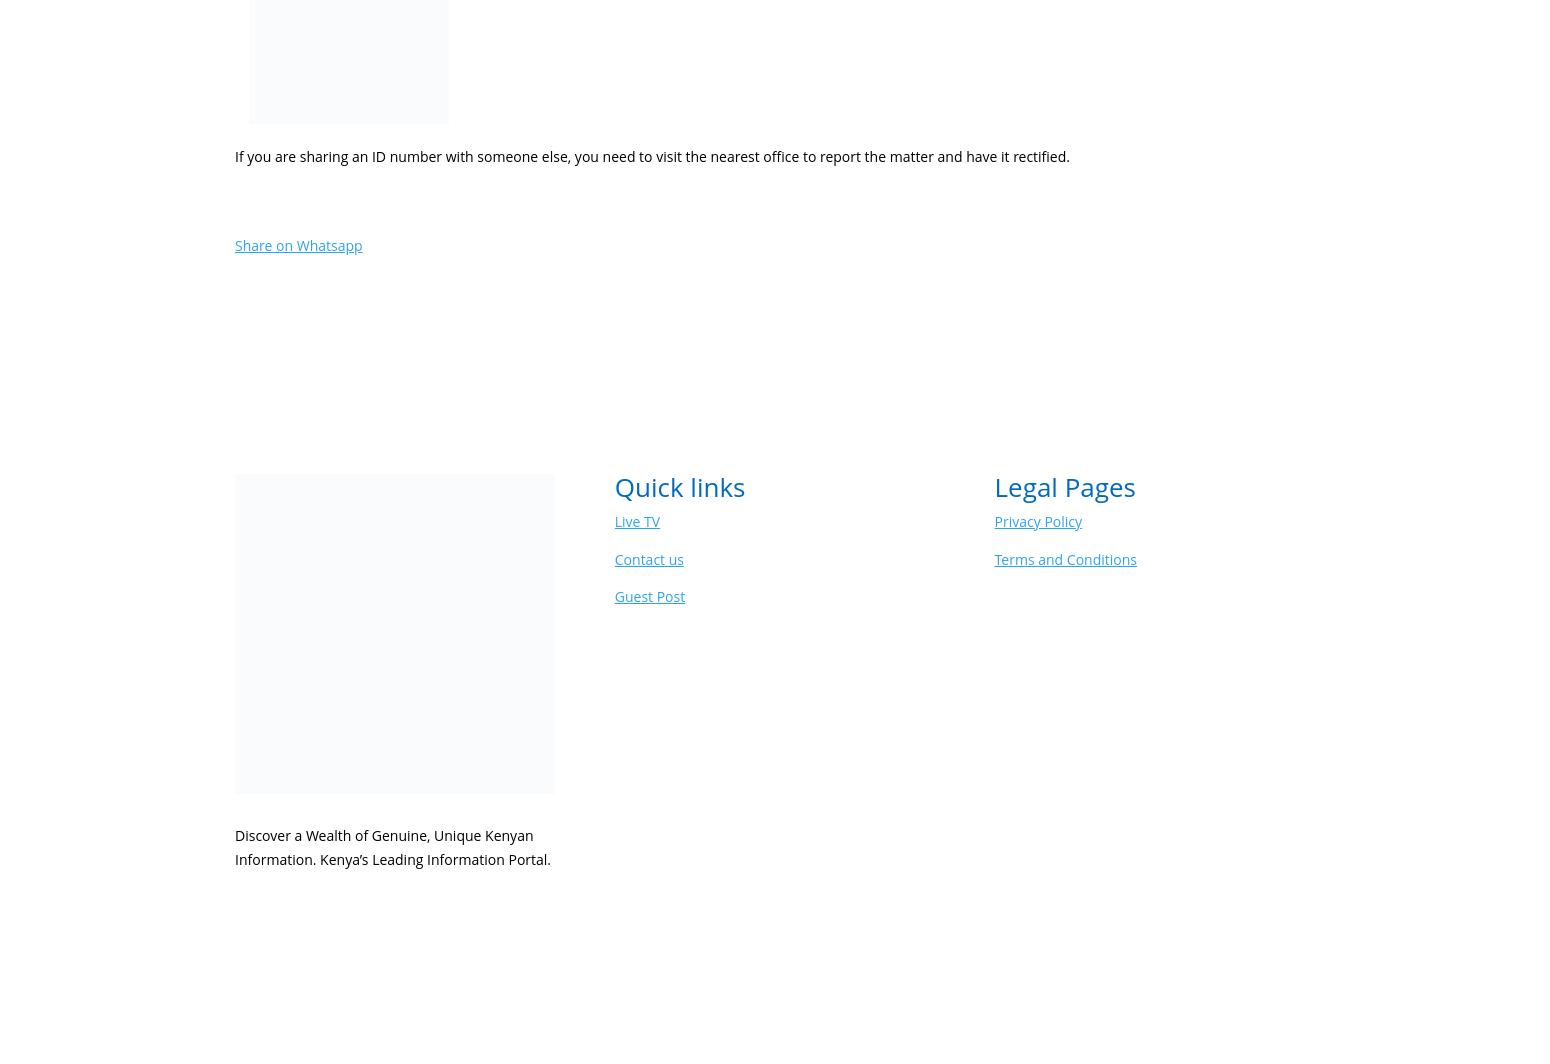 The image size is (1550, 1064). Describe the element at coordinates (993, 486) in the screenshot. I see `'Legal Pages'` at that location.